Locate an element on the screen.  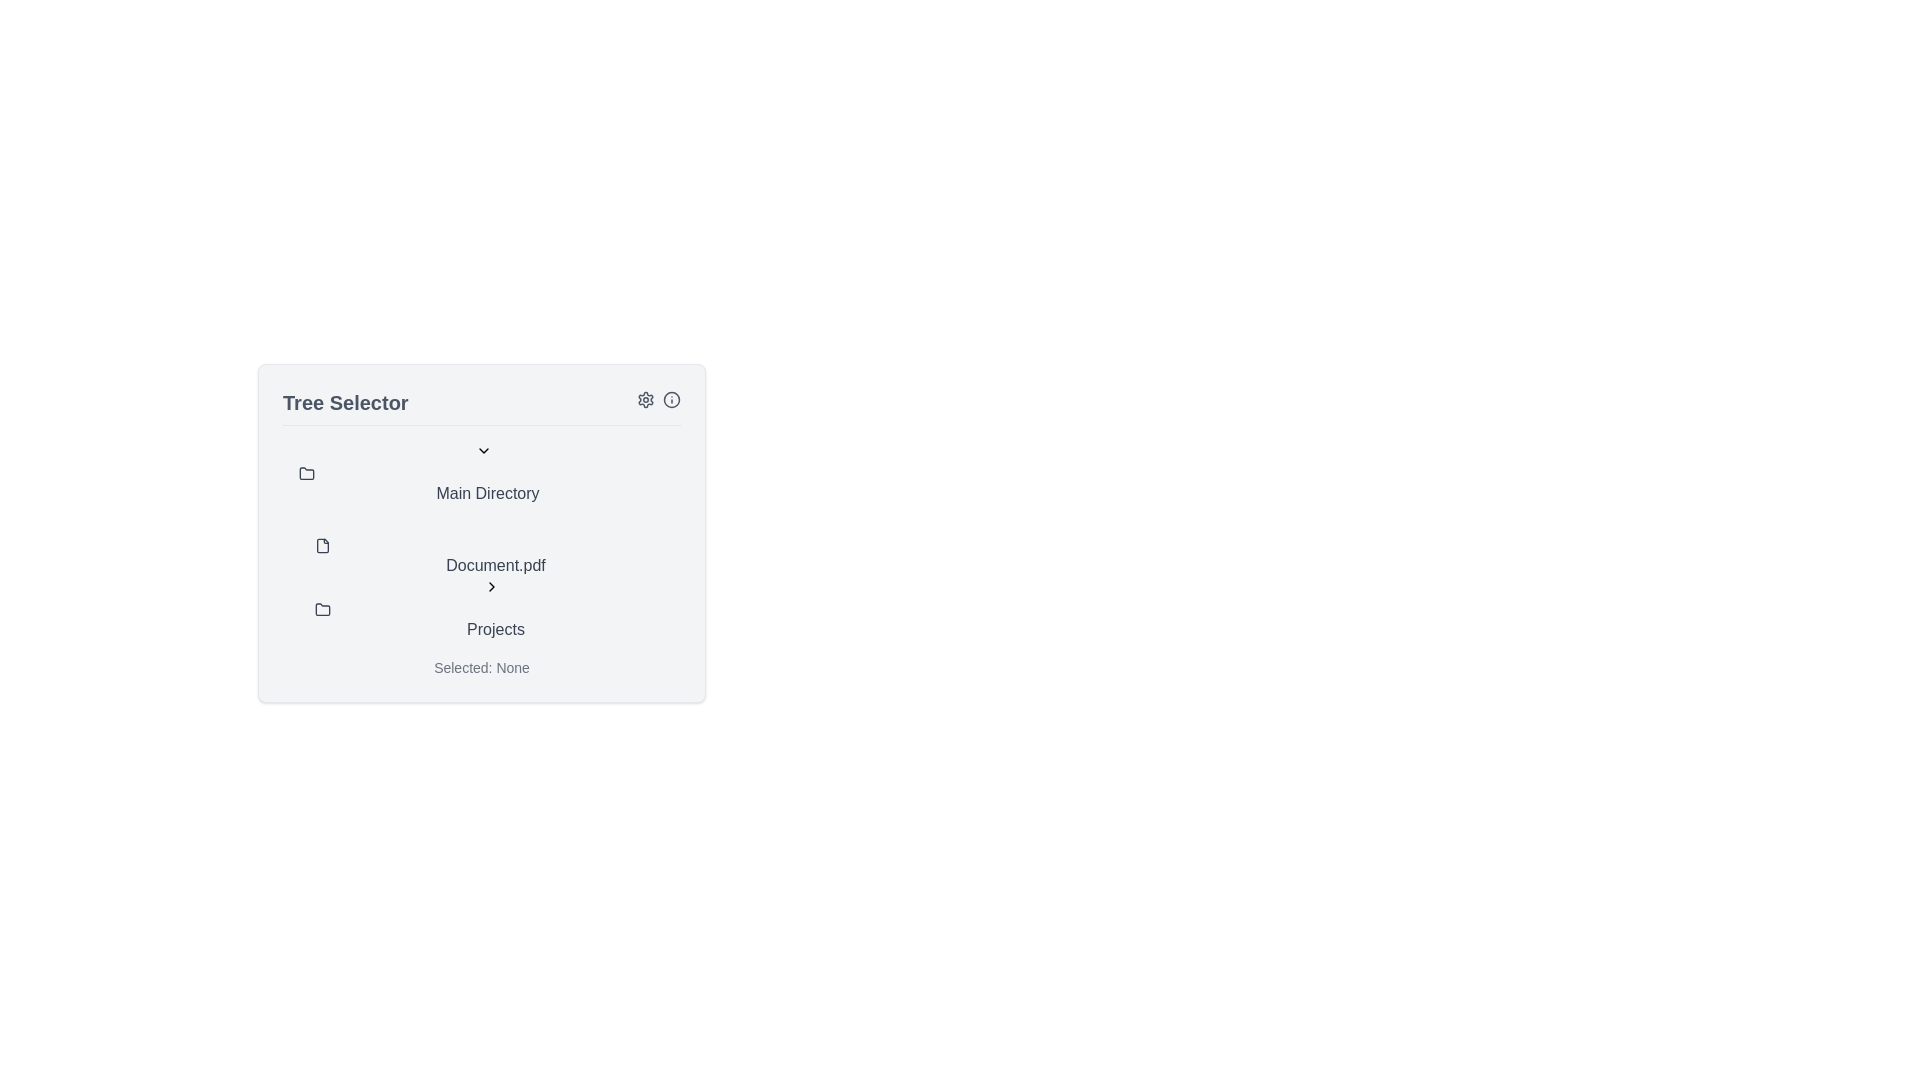
the document icon located to the left of the 'Document.pdf' label is located at coordinates (322, 546).